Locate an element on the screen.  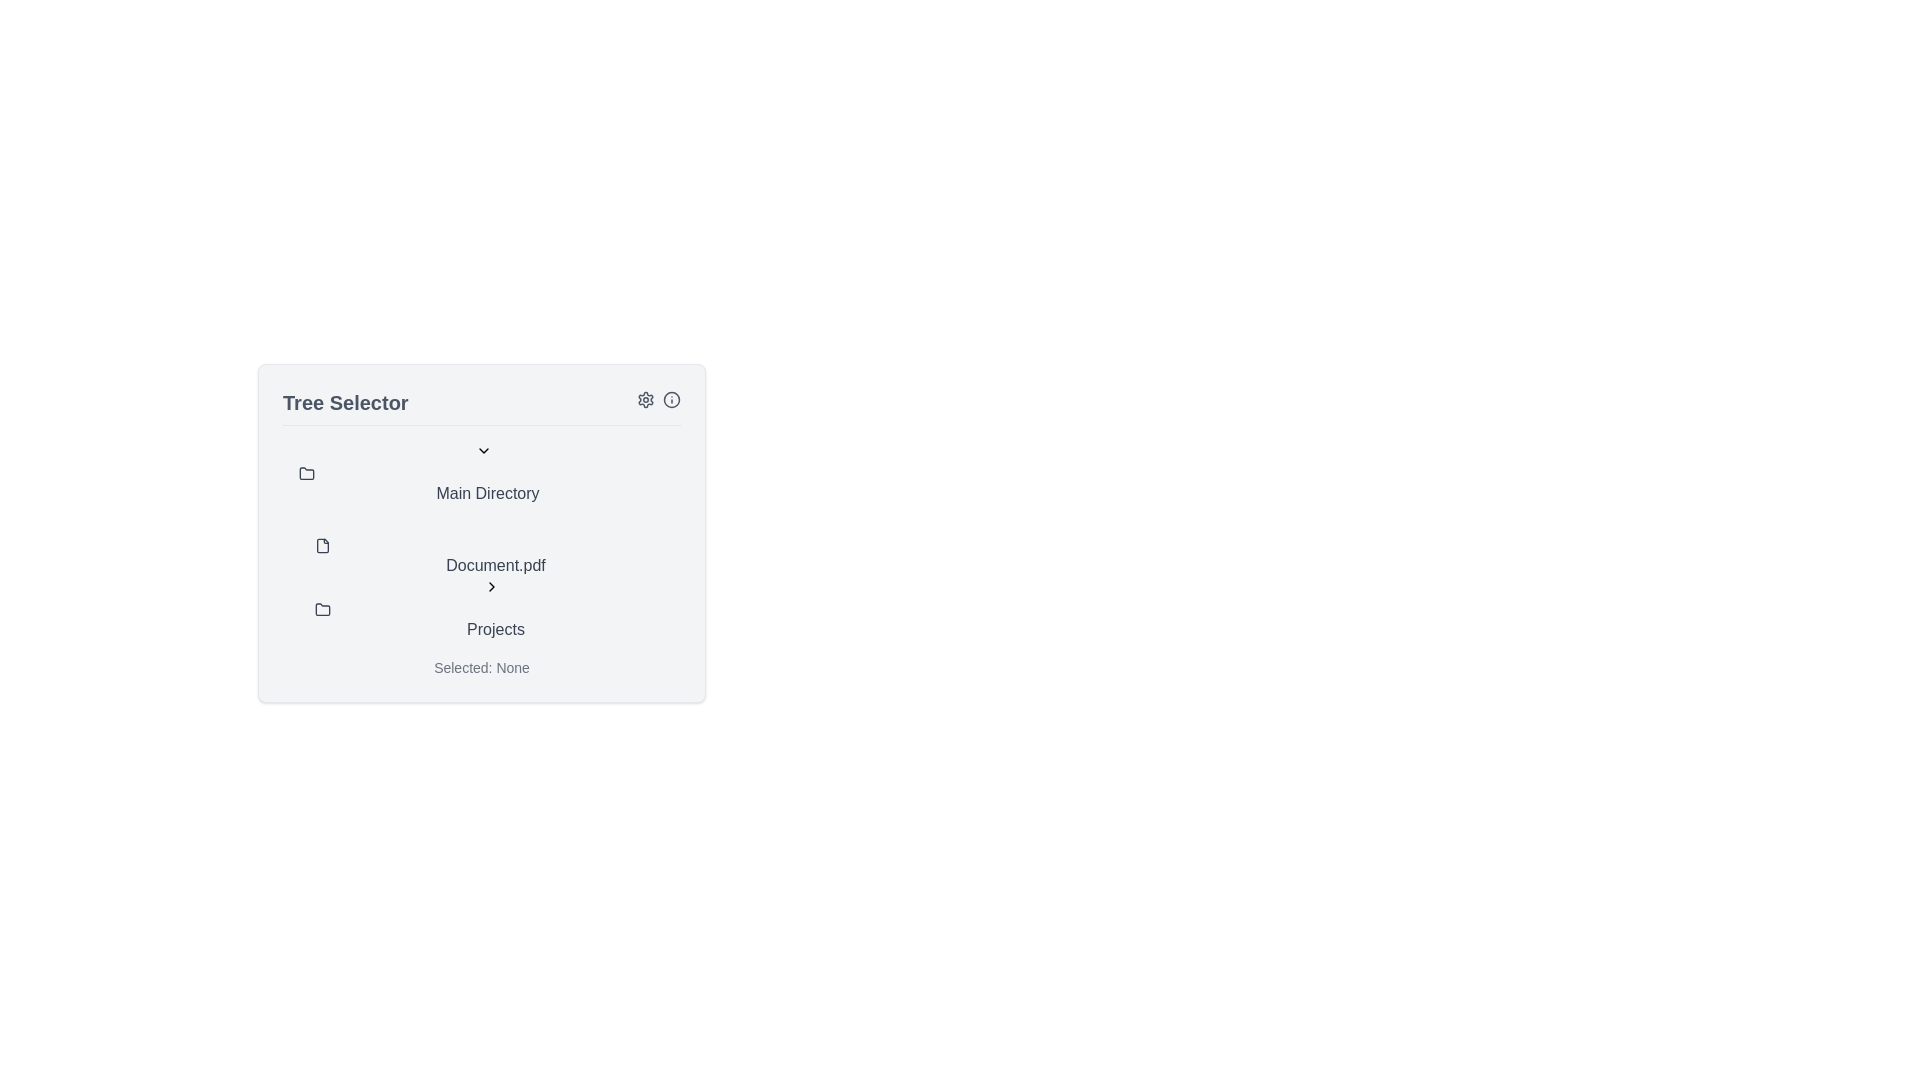
the document icon located to the left of the 'Document.pdf' label is located at coordinates (322, 546).